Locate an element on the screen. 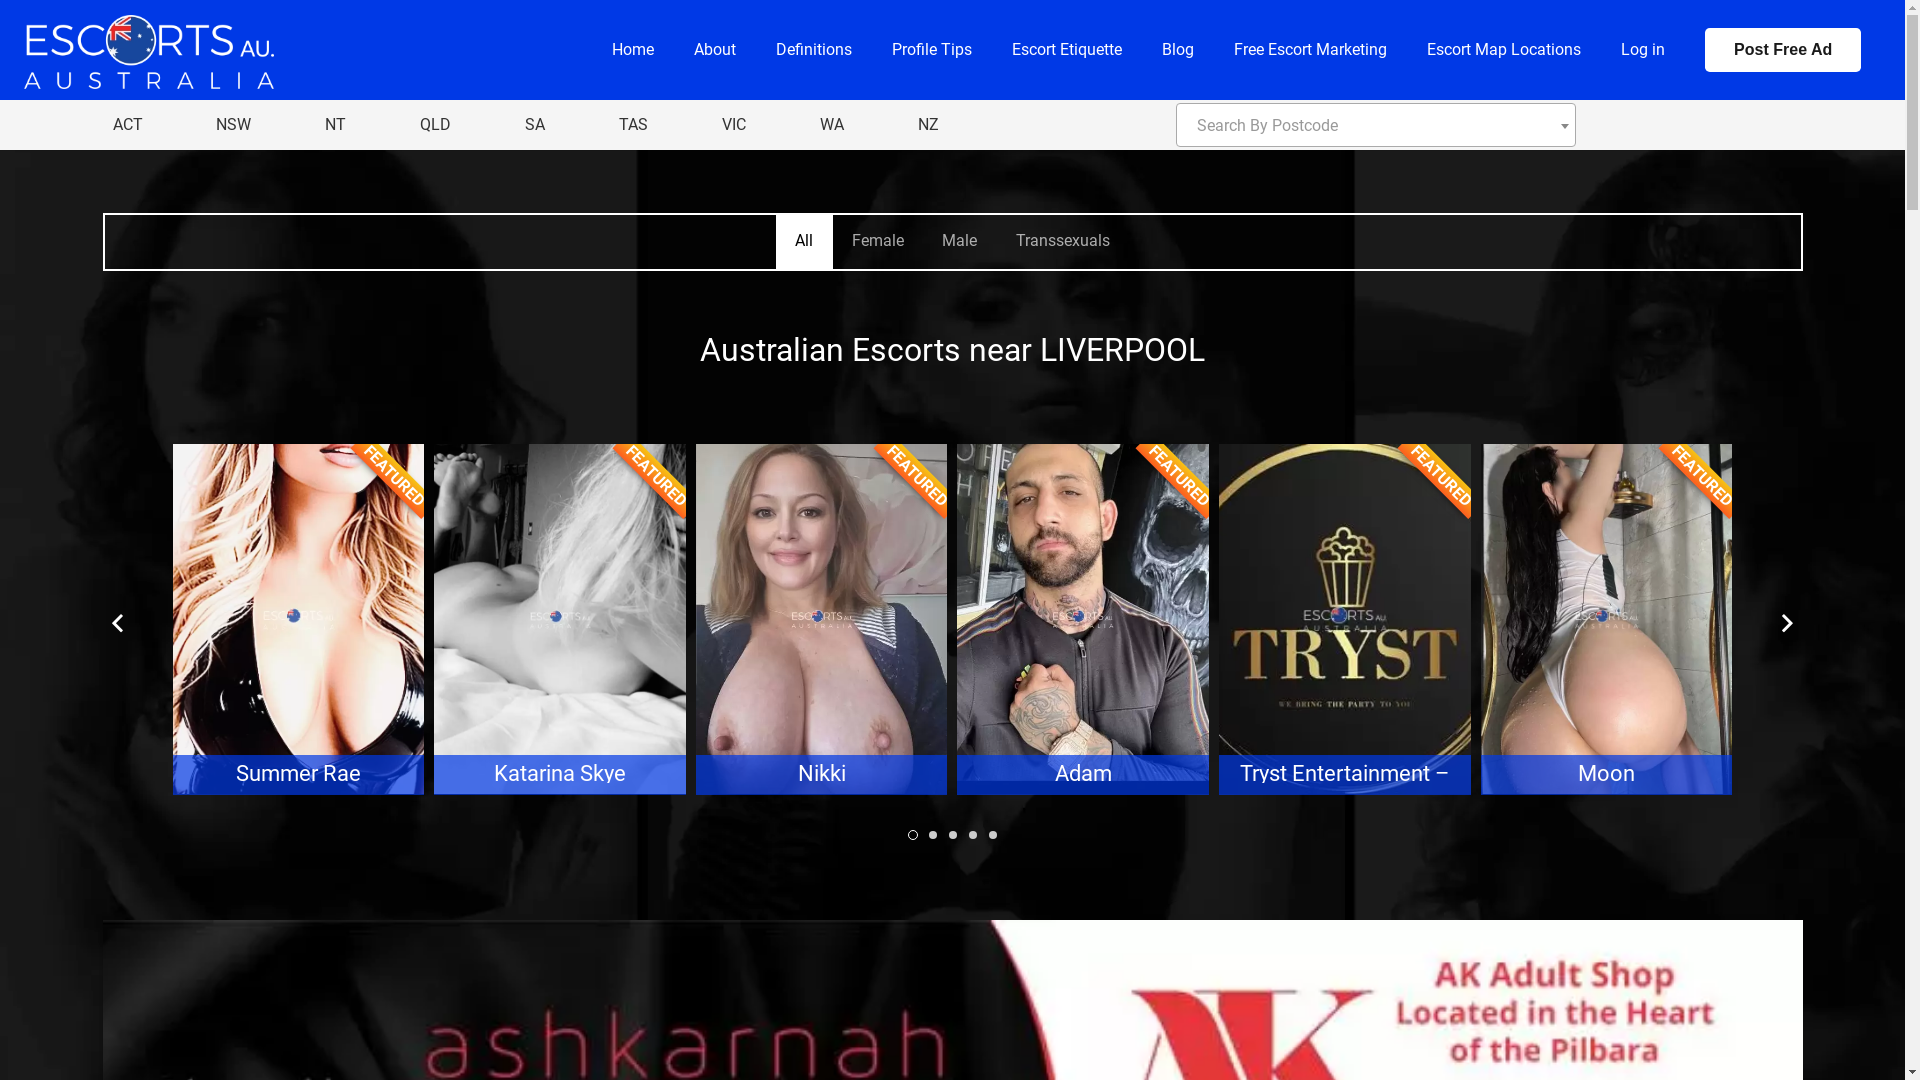  'SA' is located at coordinates (534, 124).